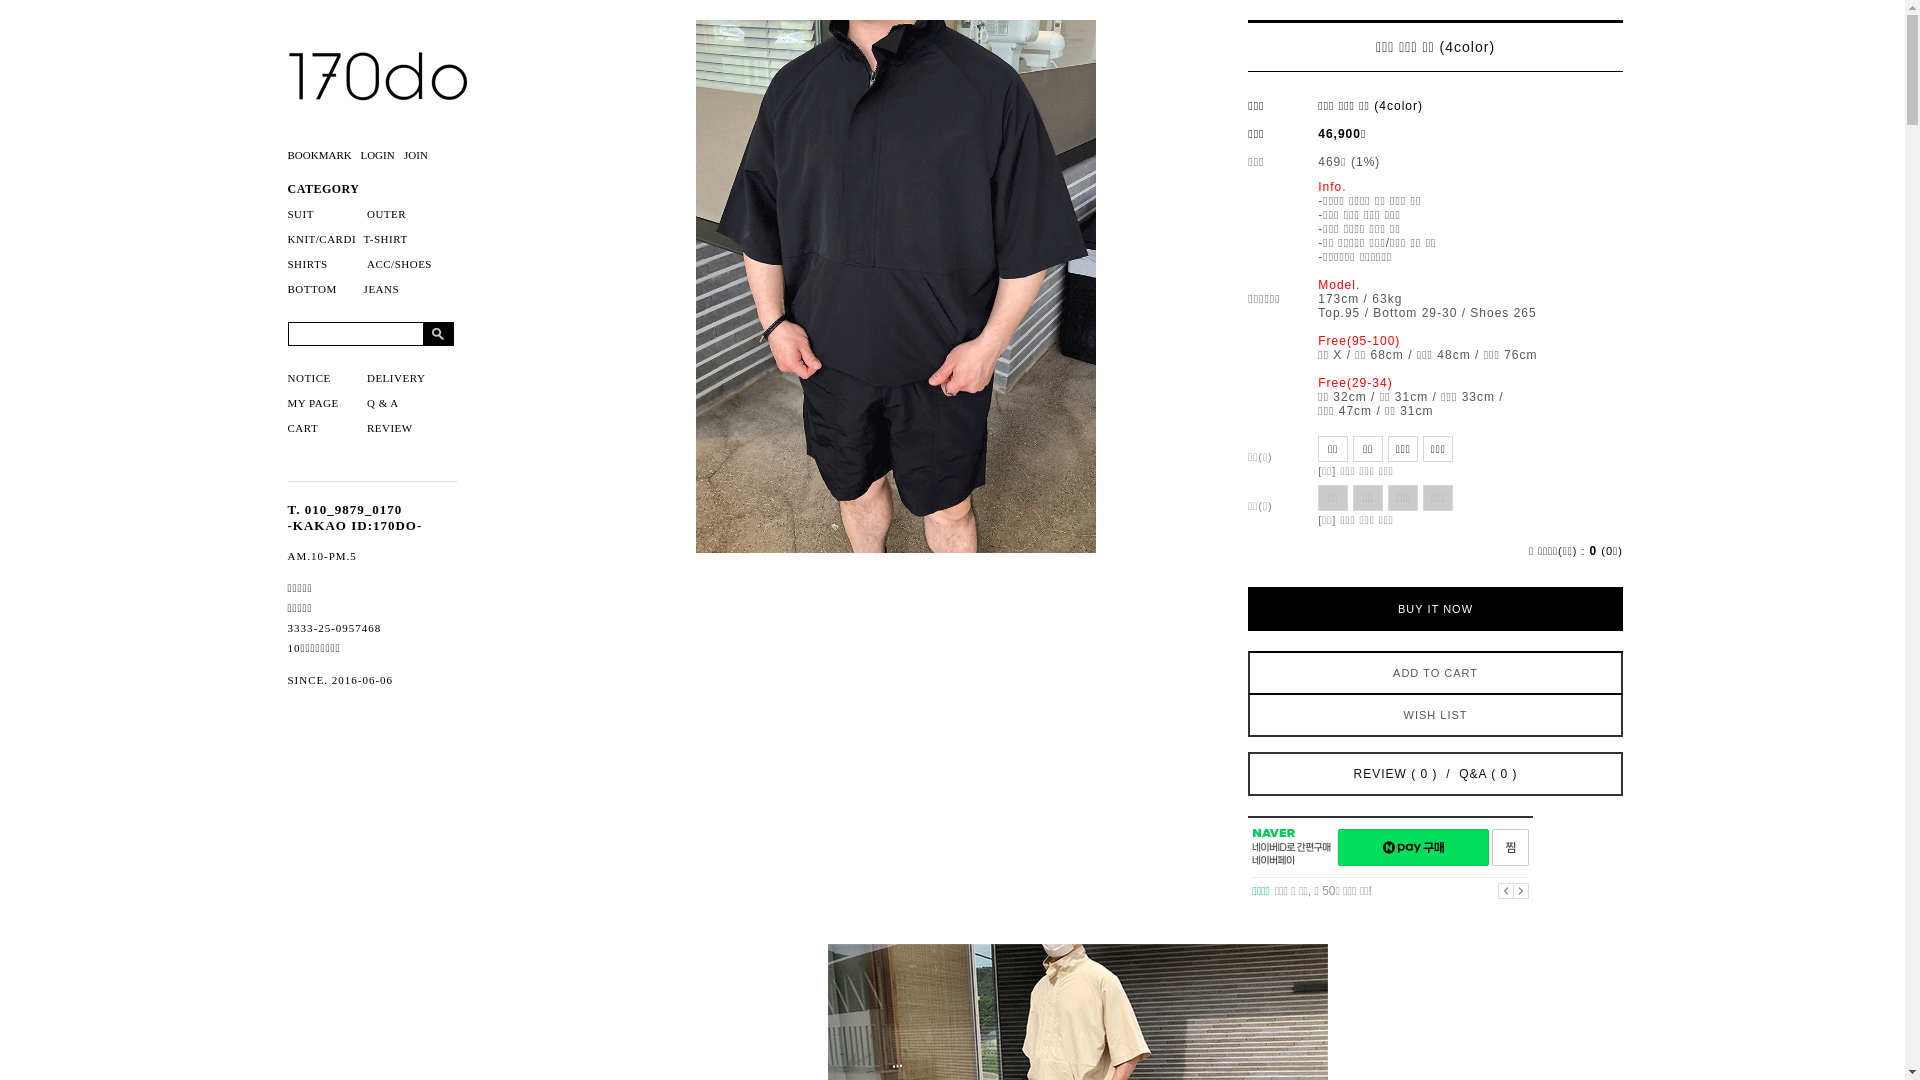 Image resolution: width=1920 pixels, height=1080 pixels. What do you see at coordinates (386, 213) in the screenshot?
I see `'OUTER'` at bounding box center [386, 213].